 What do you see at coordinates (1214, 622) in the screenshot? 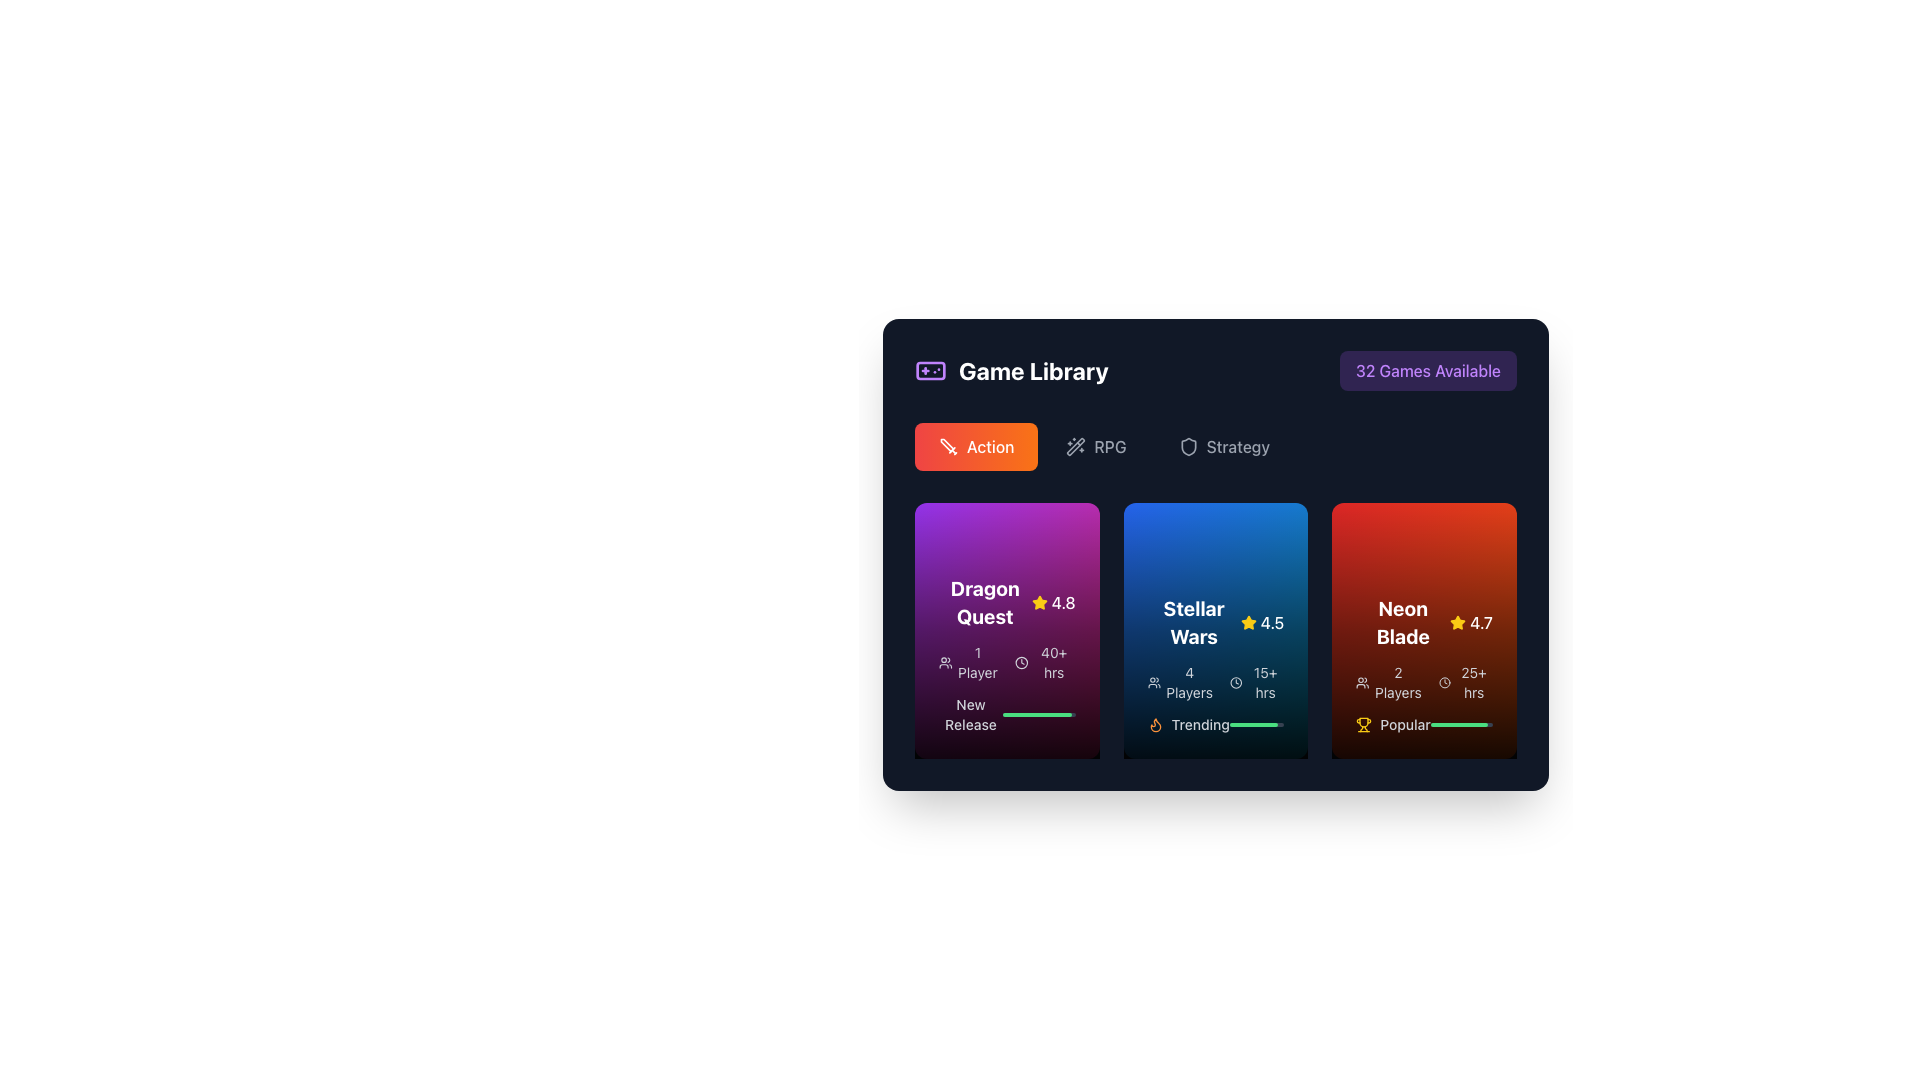
I see `the 'Stellar Wars' Text and Icon Group element, which features a bold title and a yellow star rating, located centrally within the blue card in the second column of the game library grid` at bounding box center [1214, 622].